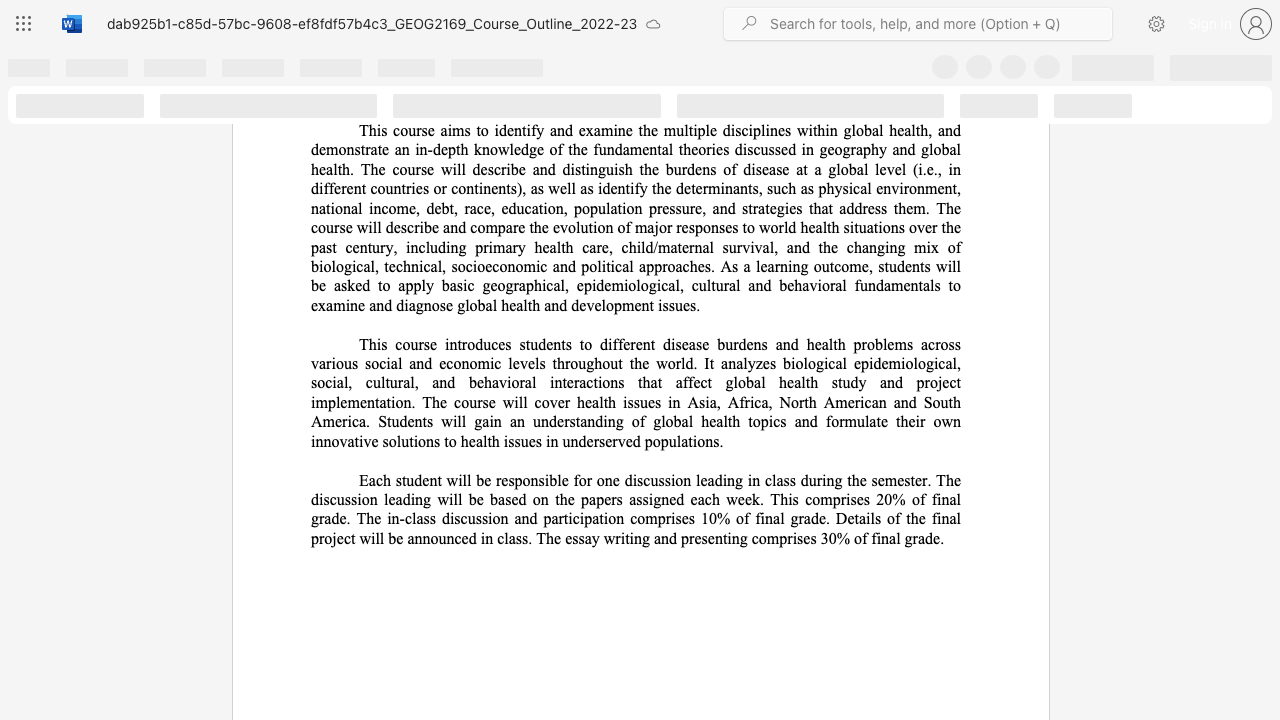 This screenshot has height=720, width=1280. What do you see at coordinates (763, 265) in the screenshot?
I see `the 1th character "e" in the text` at bounding box center [763, 265].